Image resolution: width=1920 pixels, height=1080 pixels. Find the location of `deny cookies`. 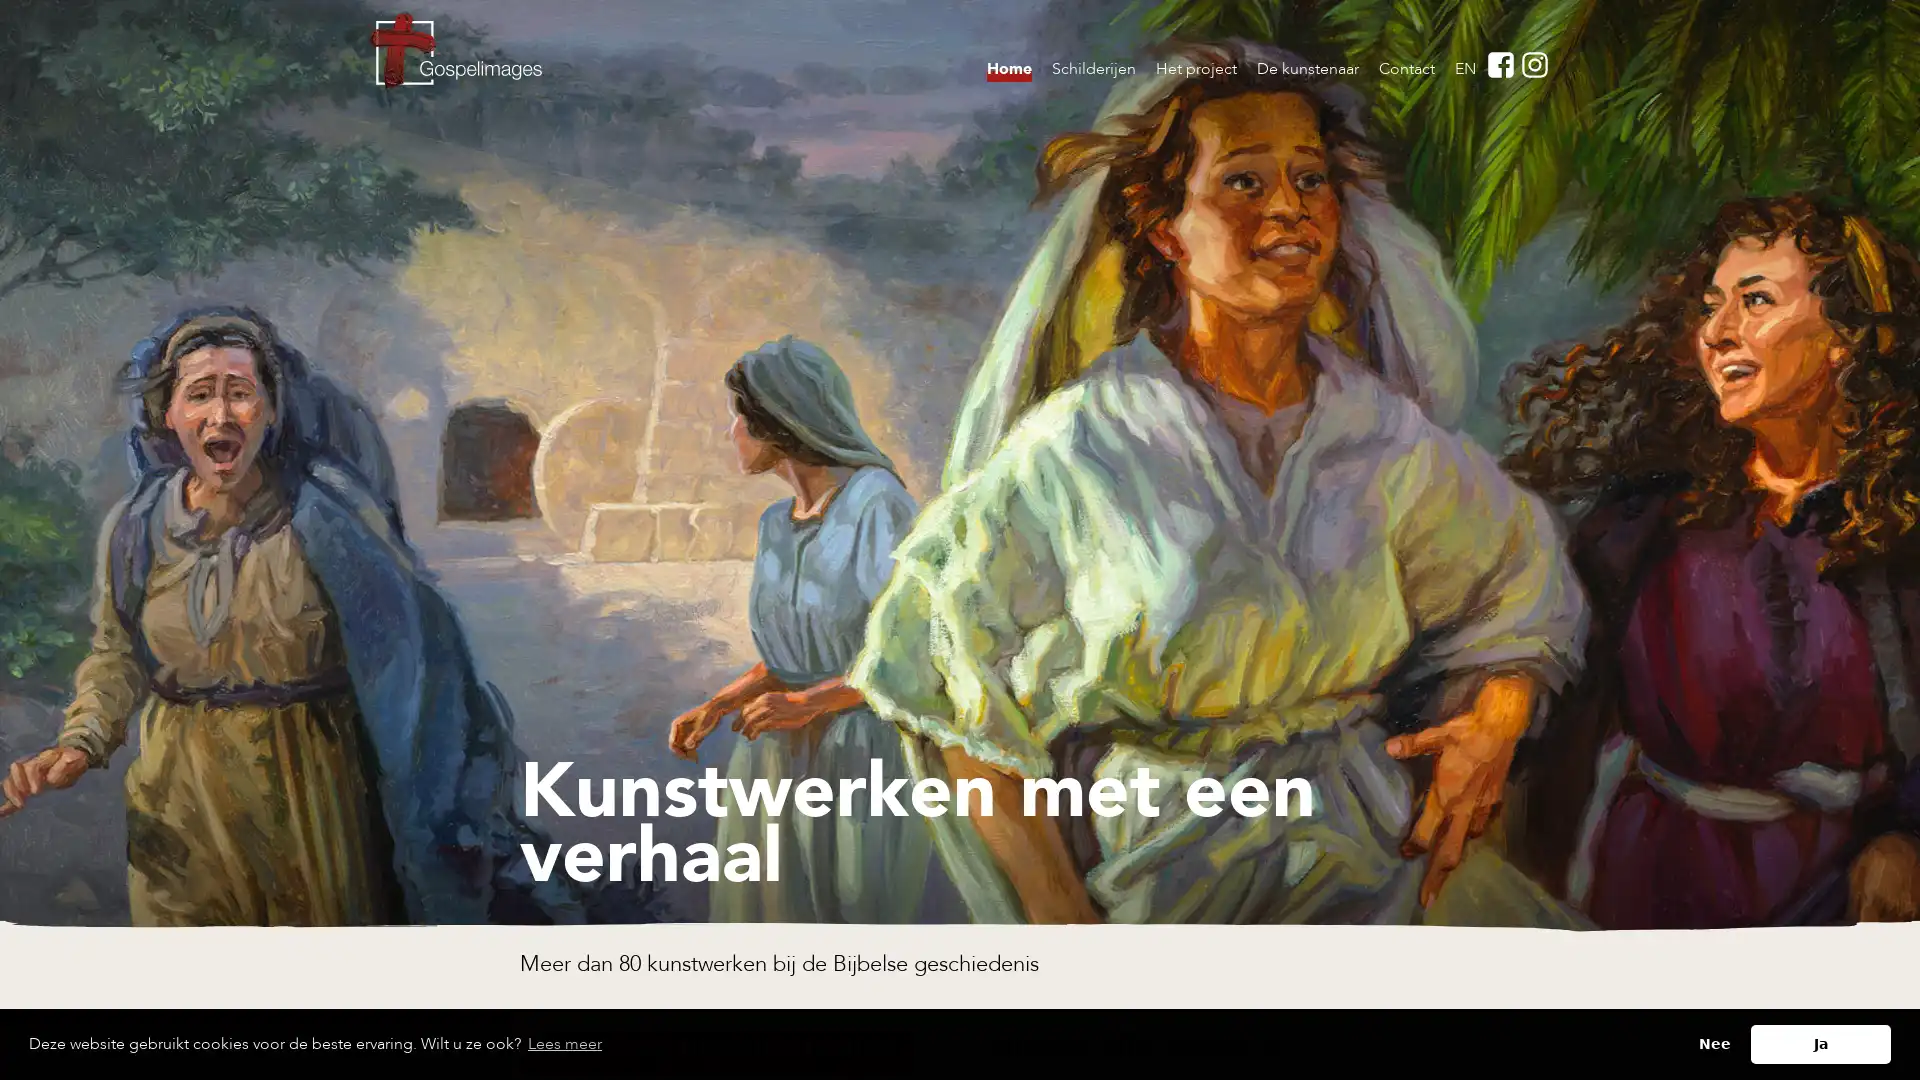

deny cookies is located at coordinates (1712, 1043).